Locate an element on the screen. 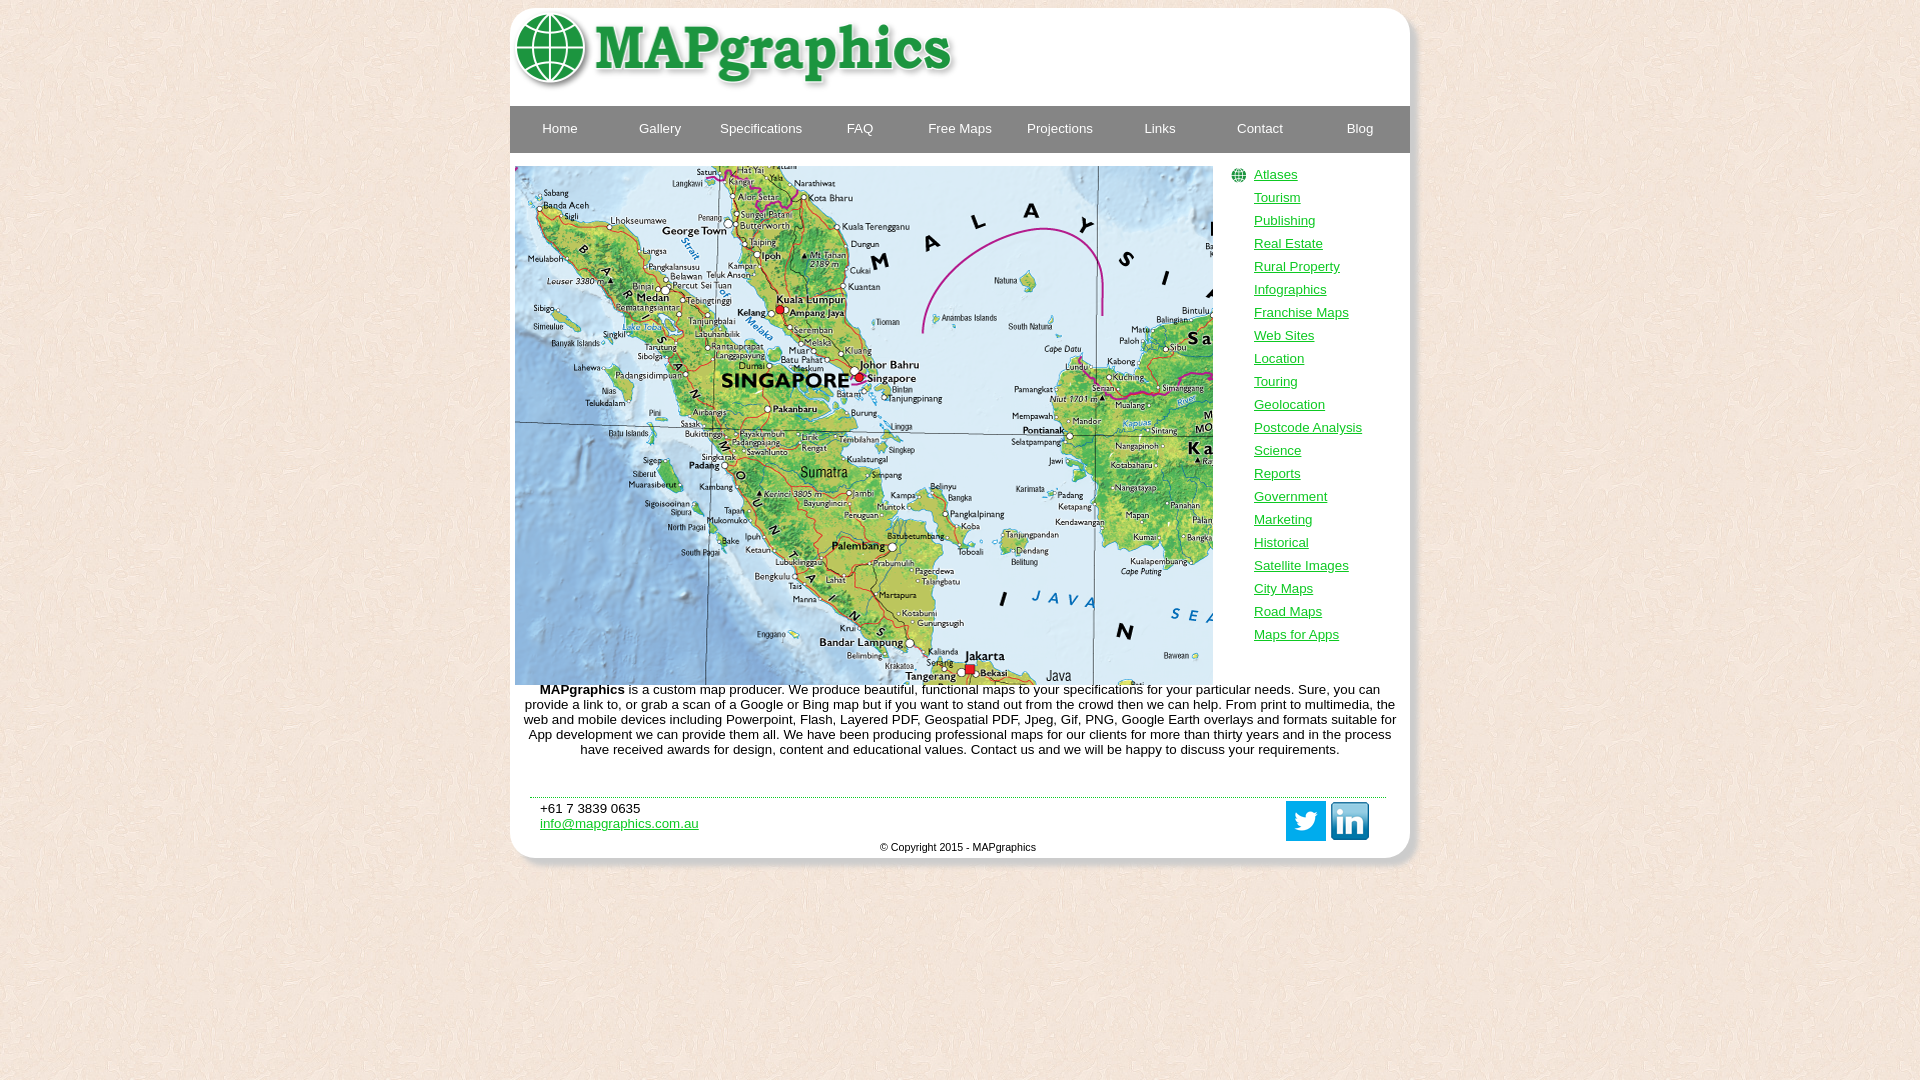  'Web Sites' is located at coordinates (1284, 334).